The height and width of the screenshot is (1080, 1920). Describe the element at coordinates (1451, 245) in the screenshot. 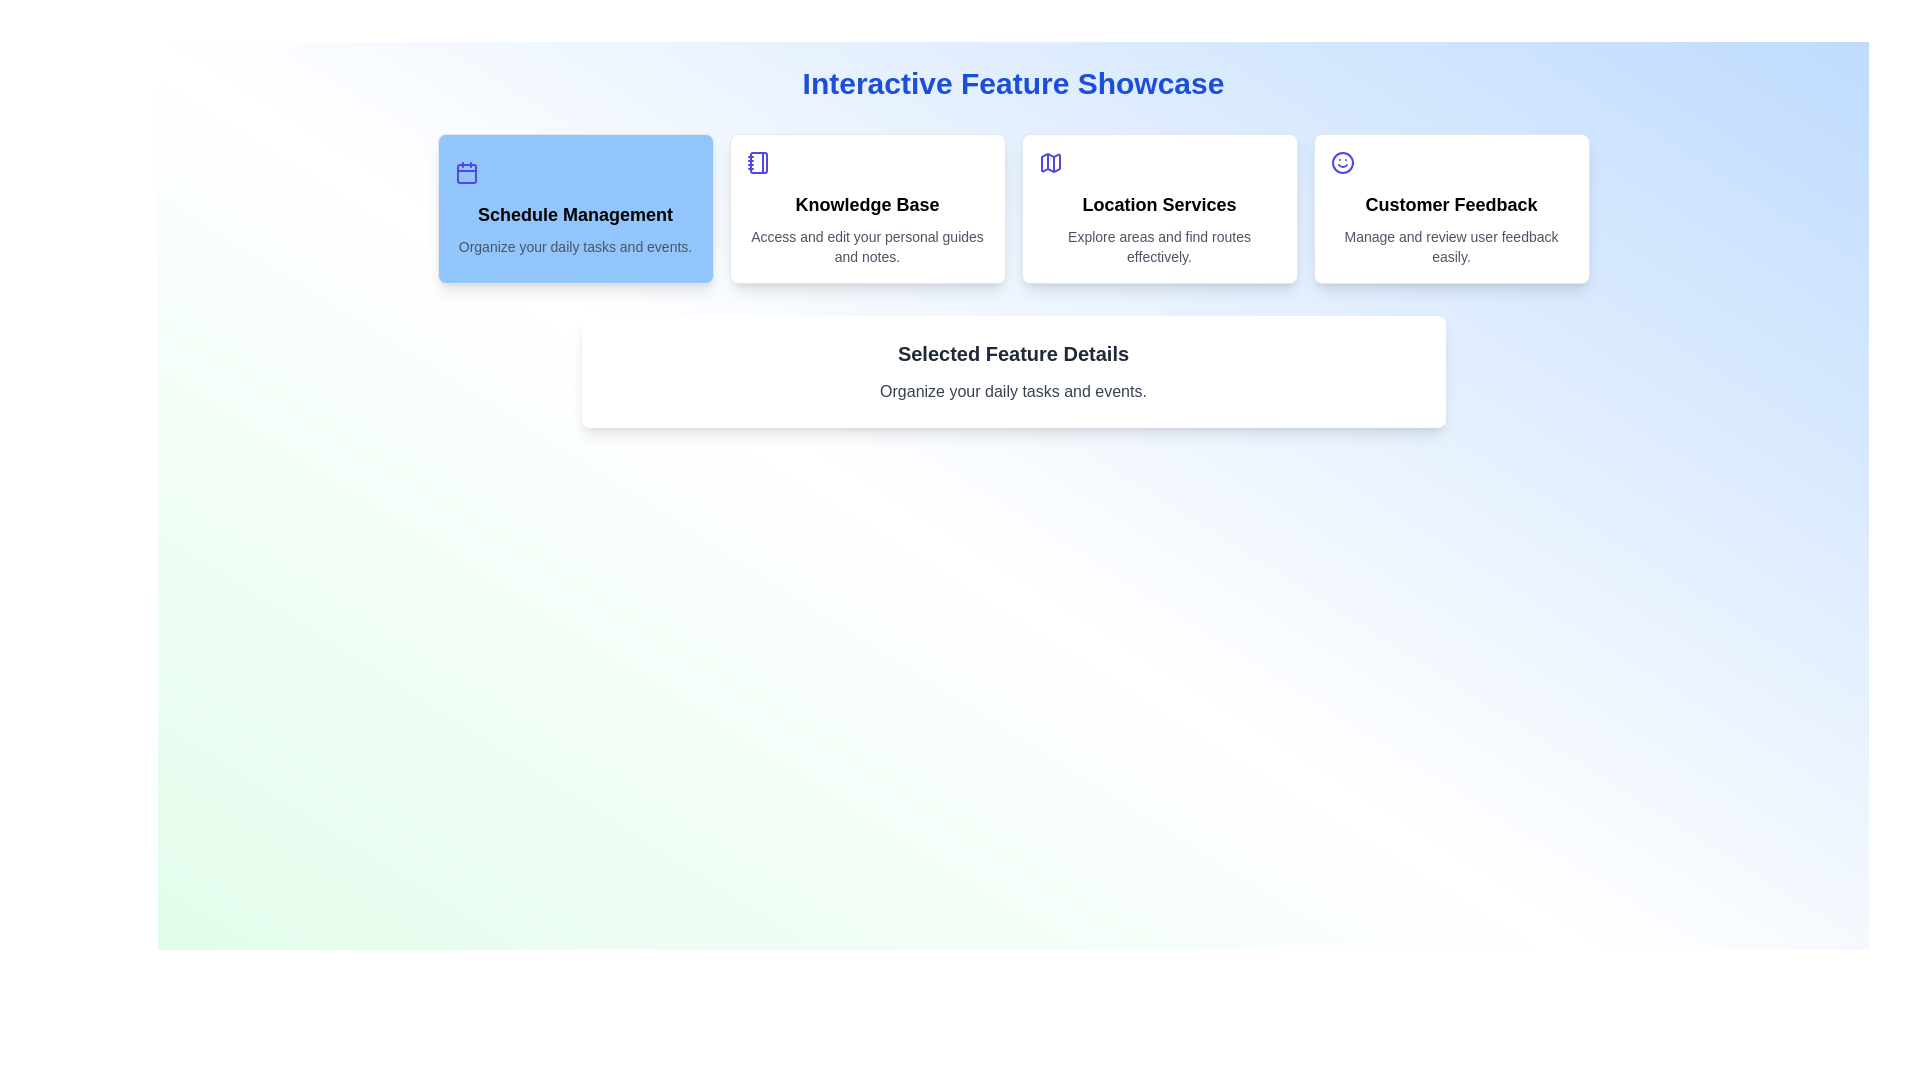

I see `the descriptive text located at the bottom of the 'Customer Feedback' card` at that location.